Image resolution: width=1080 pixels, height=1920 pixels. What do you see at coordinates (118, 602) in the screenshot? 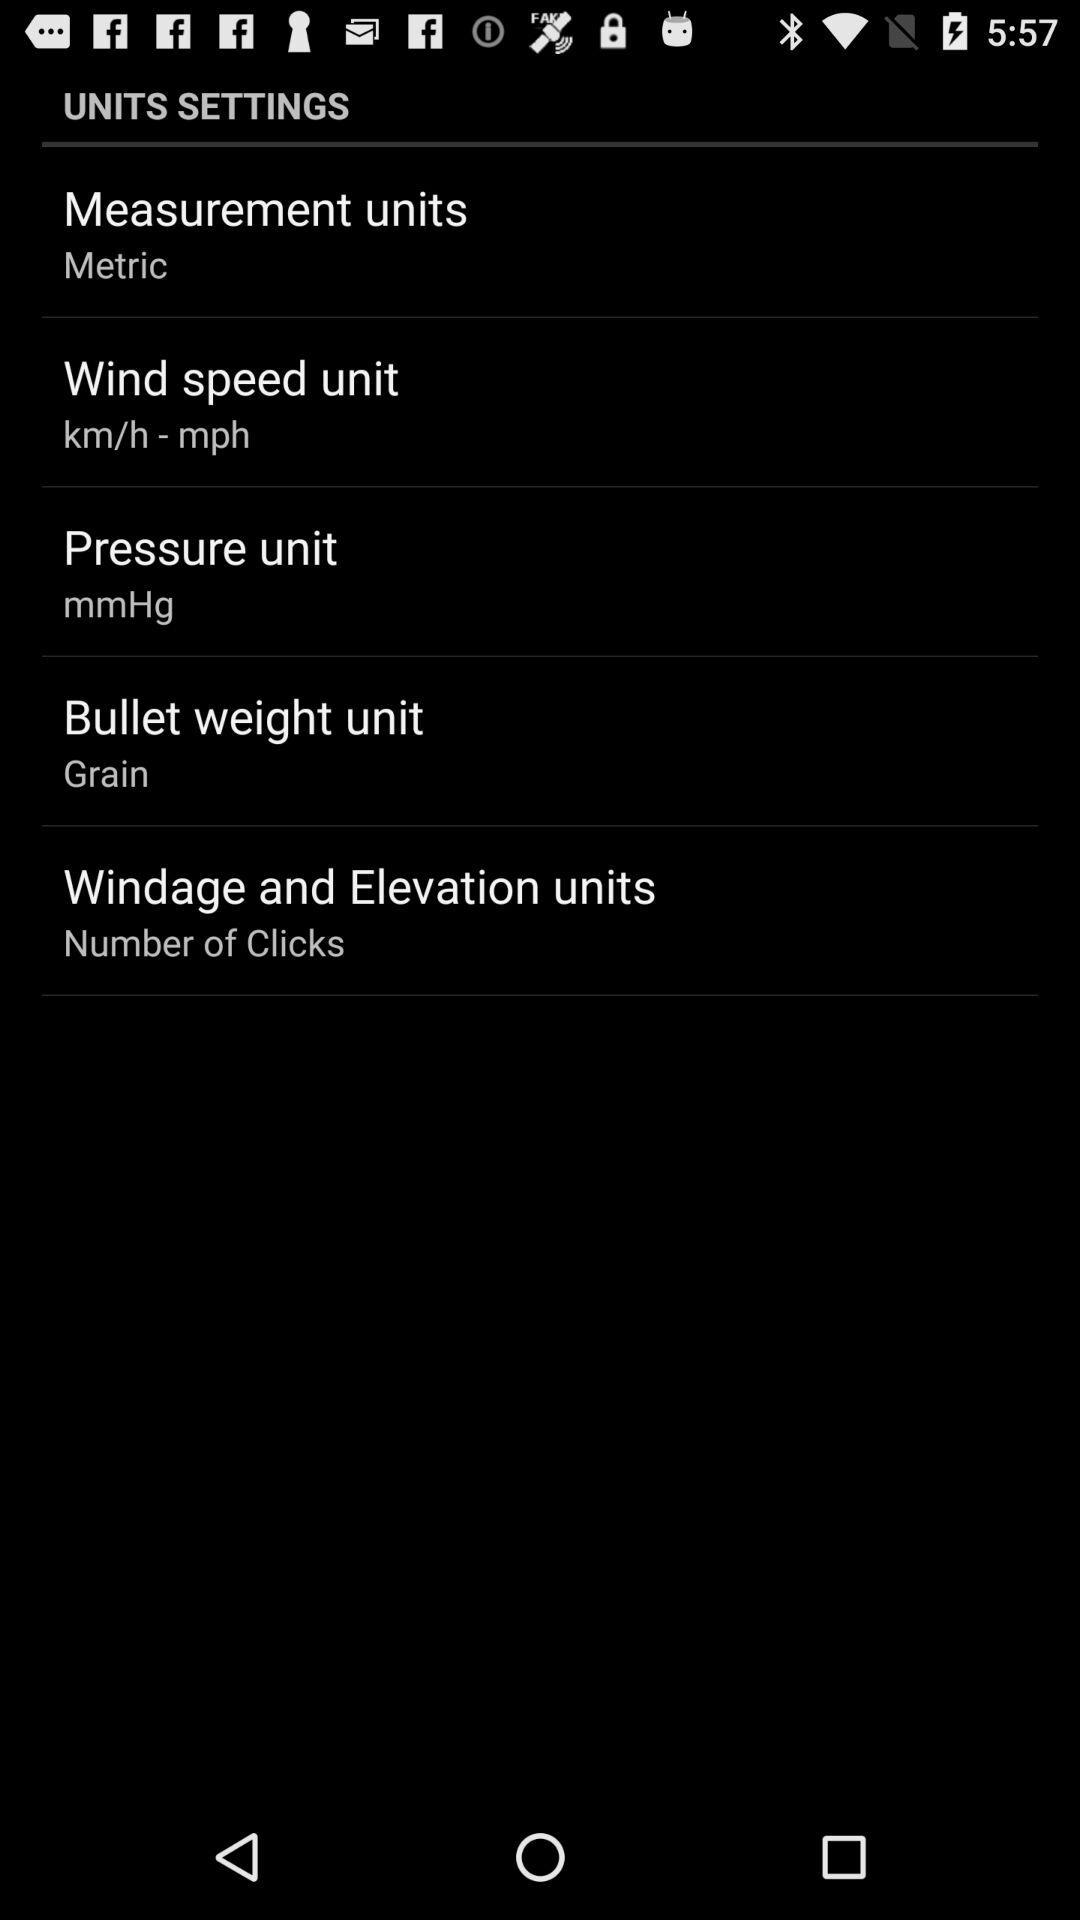
I see `mmhg app` at bounding box center [118, 602].